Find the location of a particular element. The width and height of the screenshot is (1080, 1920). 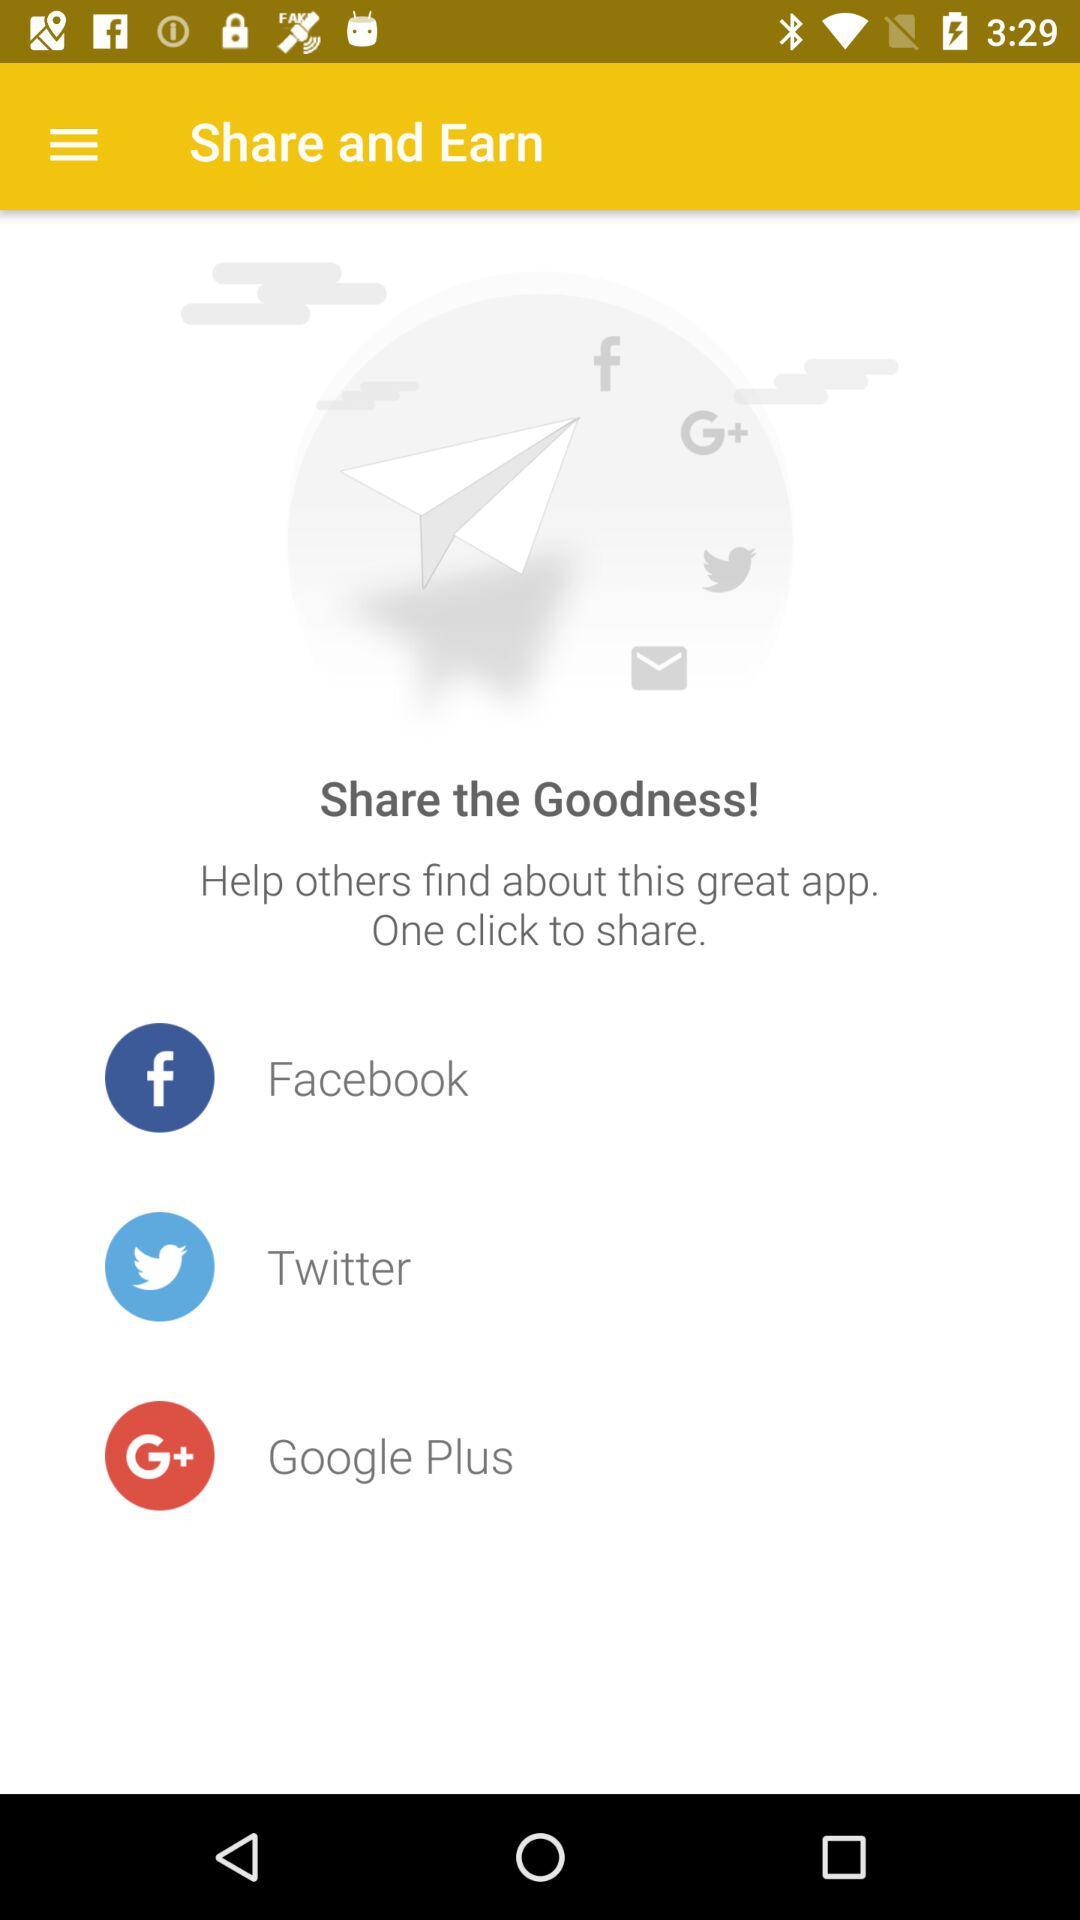

mobile app share is located at coordinates (538, 500).